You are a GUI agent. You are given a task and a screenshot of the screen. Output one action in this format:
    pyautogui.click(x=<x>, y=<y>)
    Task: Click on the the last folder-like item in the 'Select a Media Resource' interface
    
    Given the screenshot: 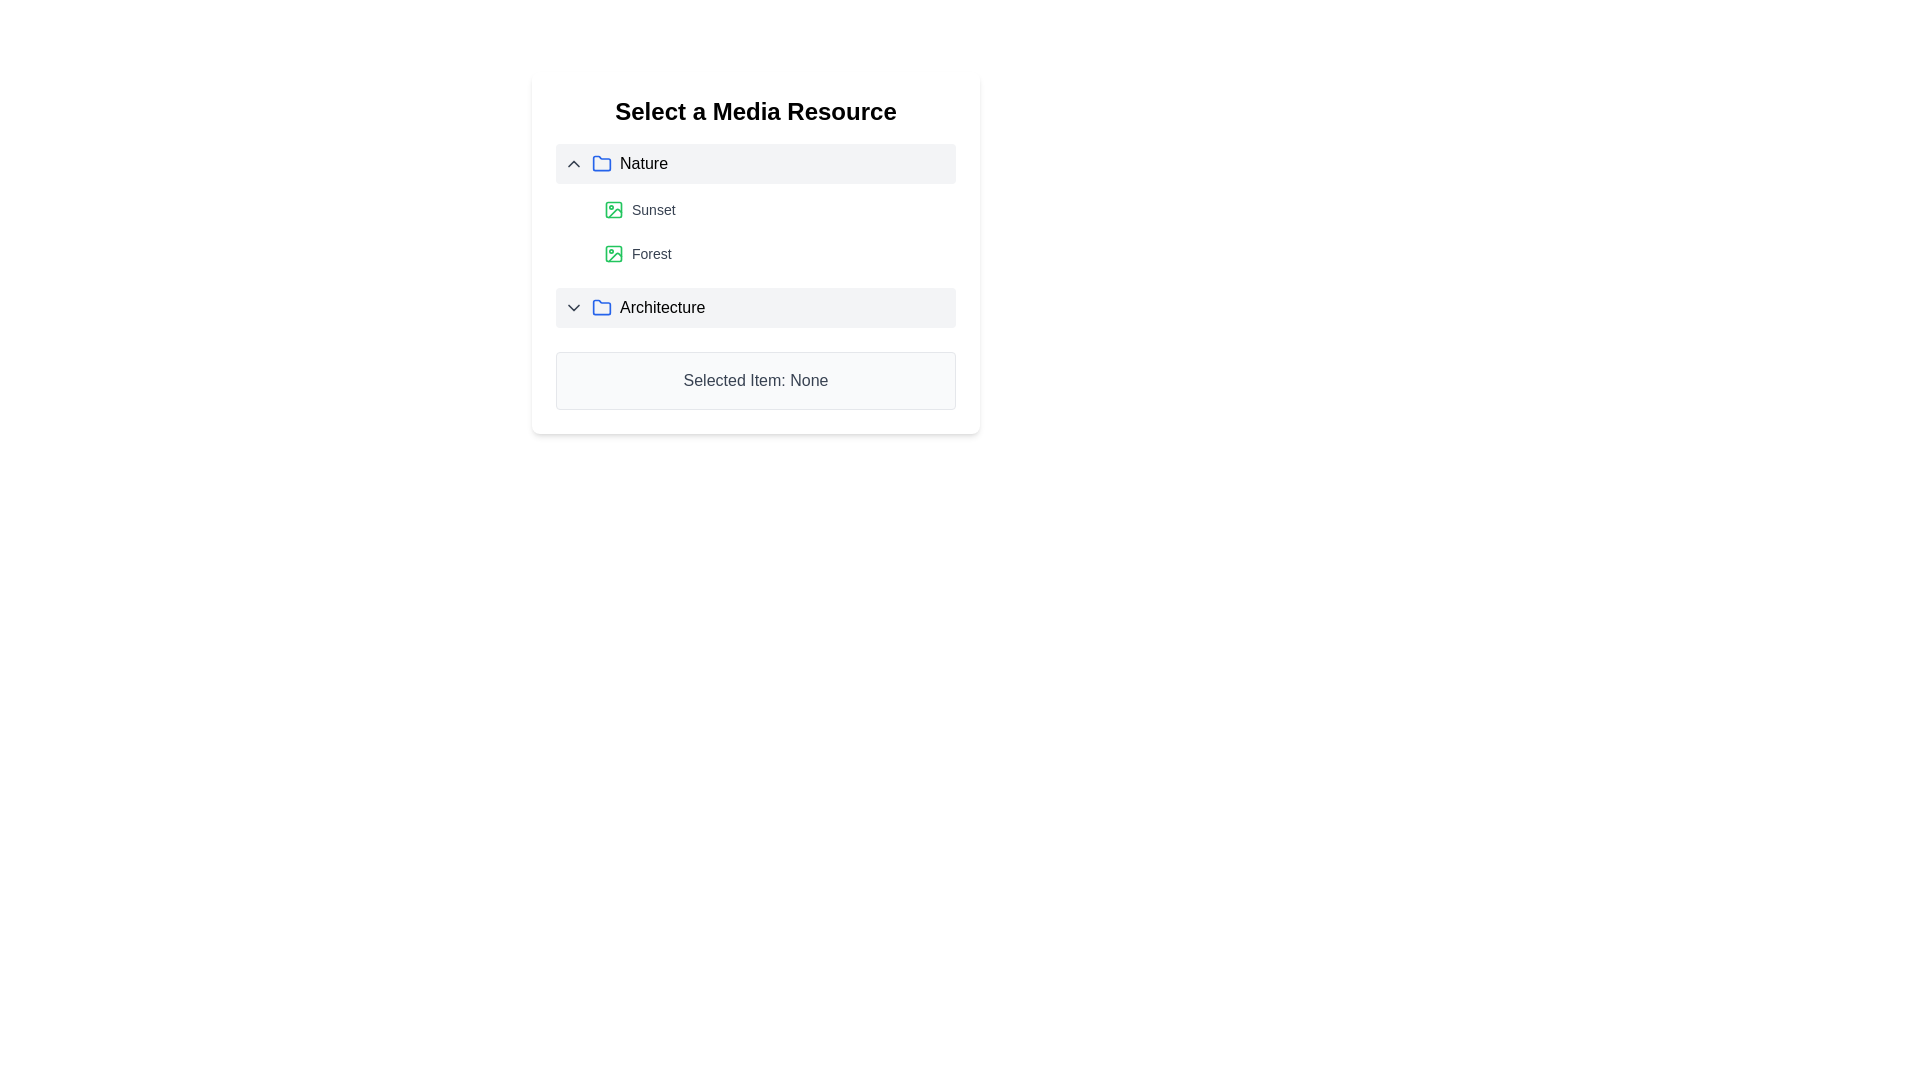 What is the action you would take?
    pyautogui.click(x=754, y=308)
    